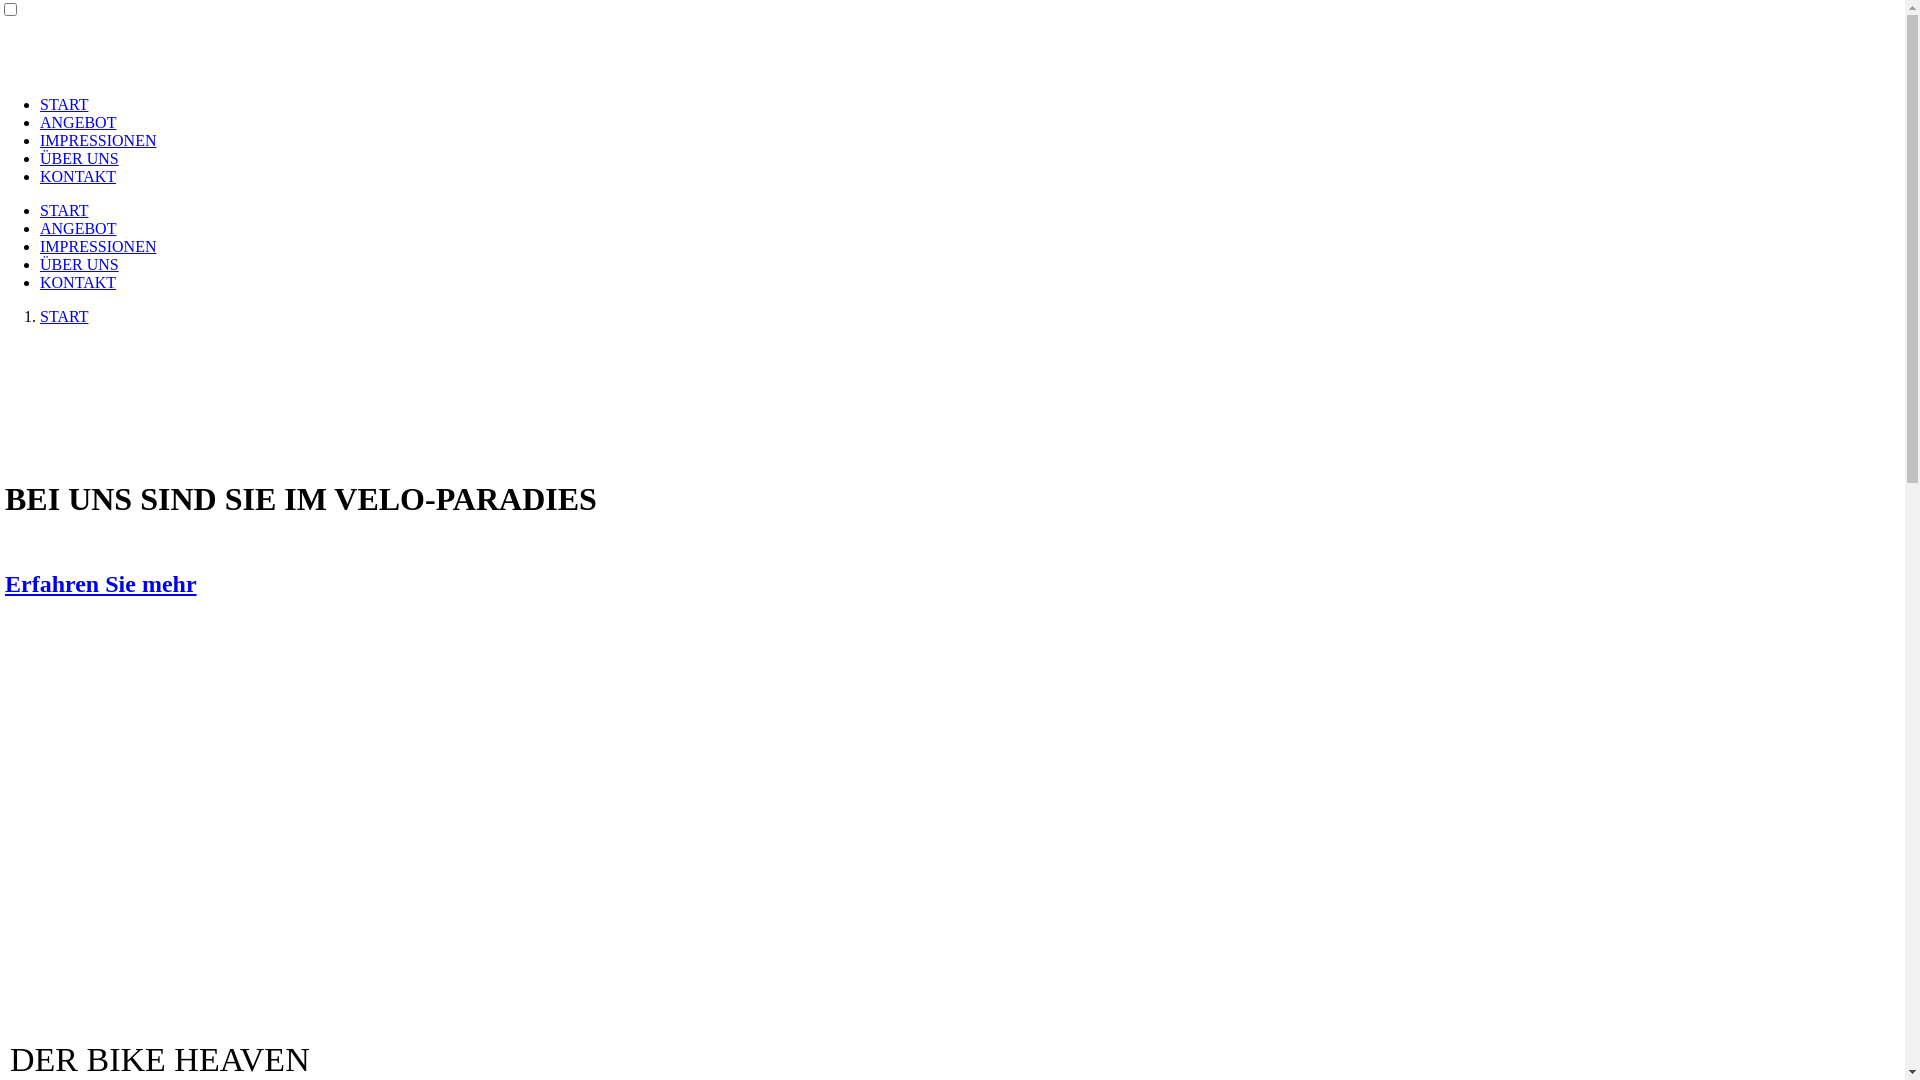  What do you see at coordinates (96, 139) in the screenshot?
I see `'IMPRESSIONEN'` at bounding box center [96, 139].